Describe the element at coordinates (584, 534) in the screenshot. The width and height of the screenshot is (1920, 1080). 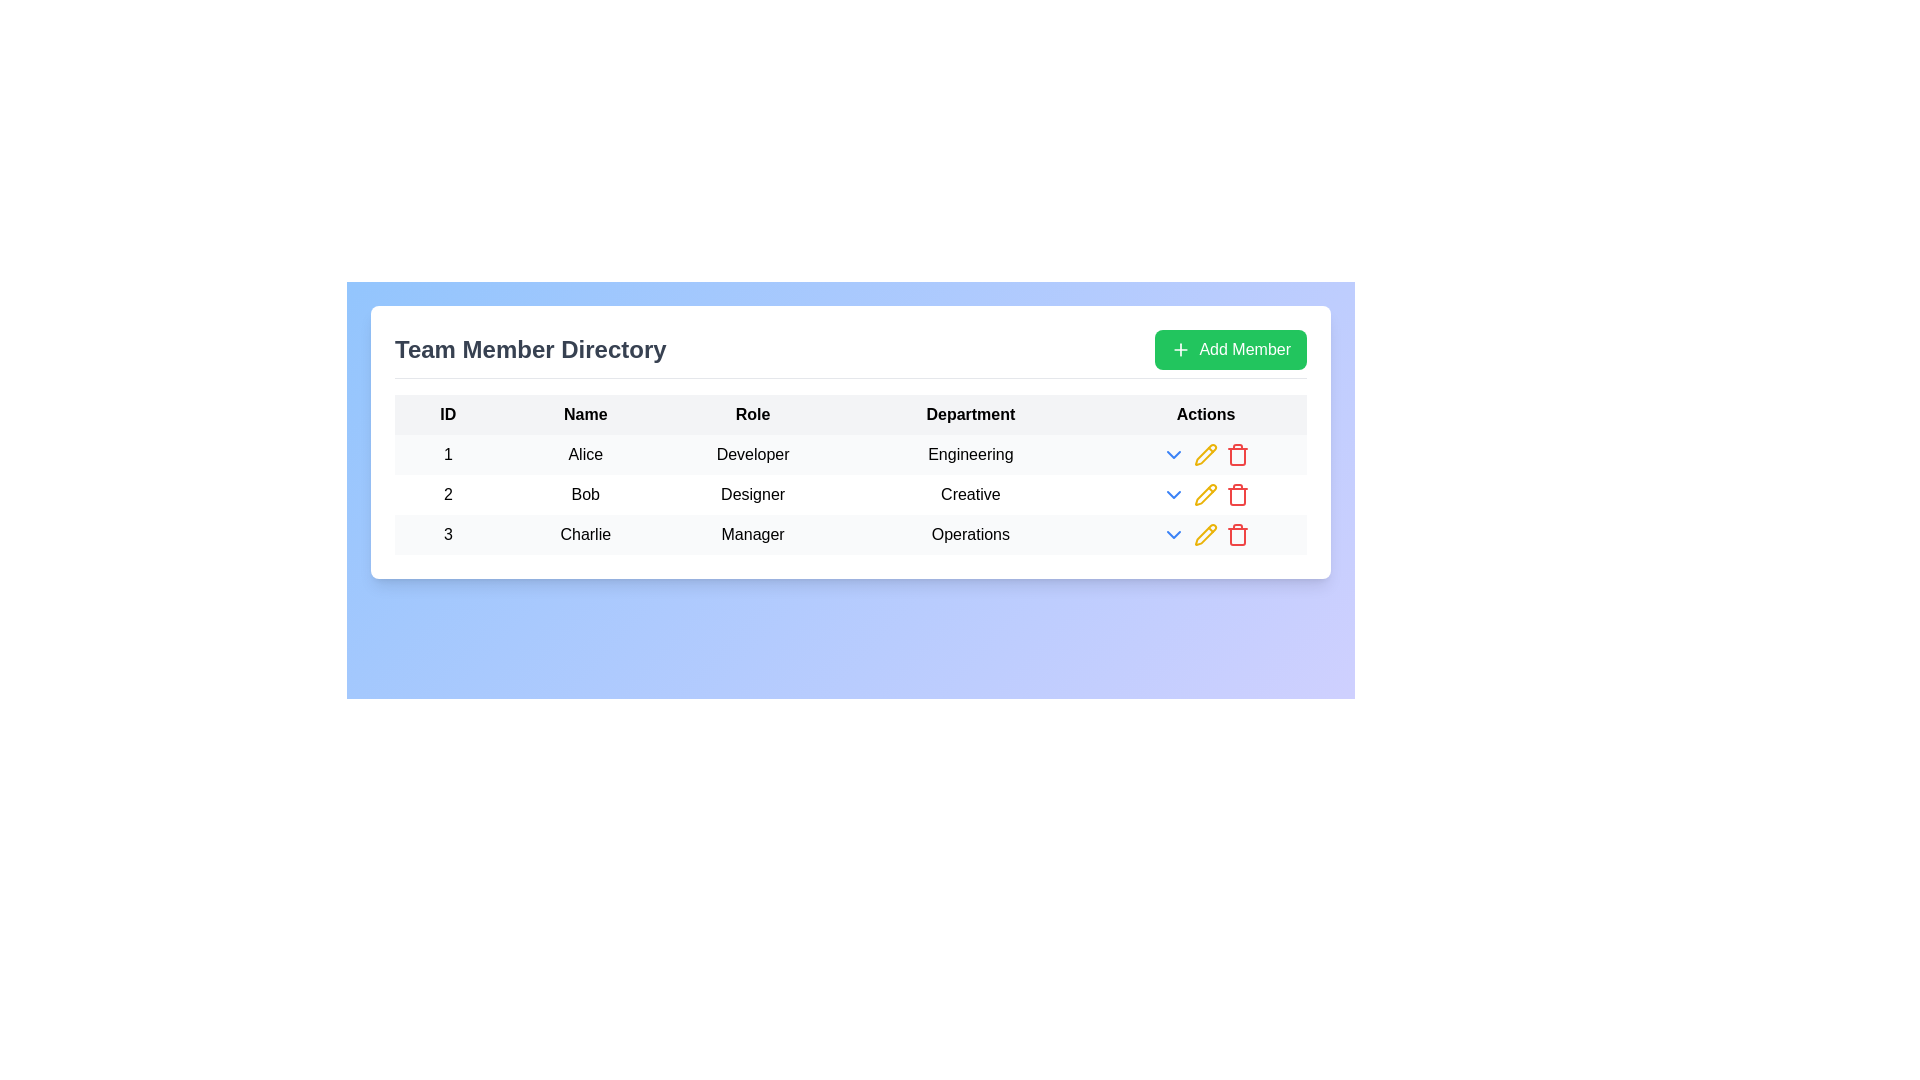
I see `the text label displaying 'Charlie' in the 'Name' column, which is positioned in the third row of the table labeled '3CharlieManagerOperations'` at that location.